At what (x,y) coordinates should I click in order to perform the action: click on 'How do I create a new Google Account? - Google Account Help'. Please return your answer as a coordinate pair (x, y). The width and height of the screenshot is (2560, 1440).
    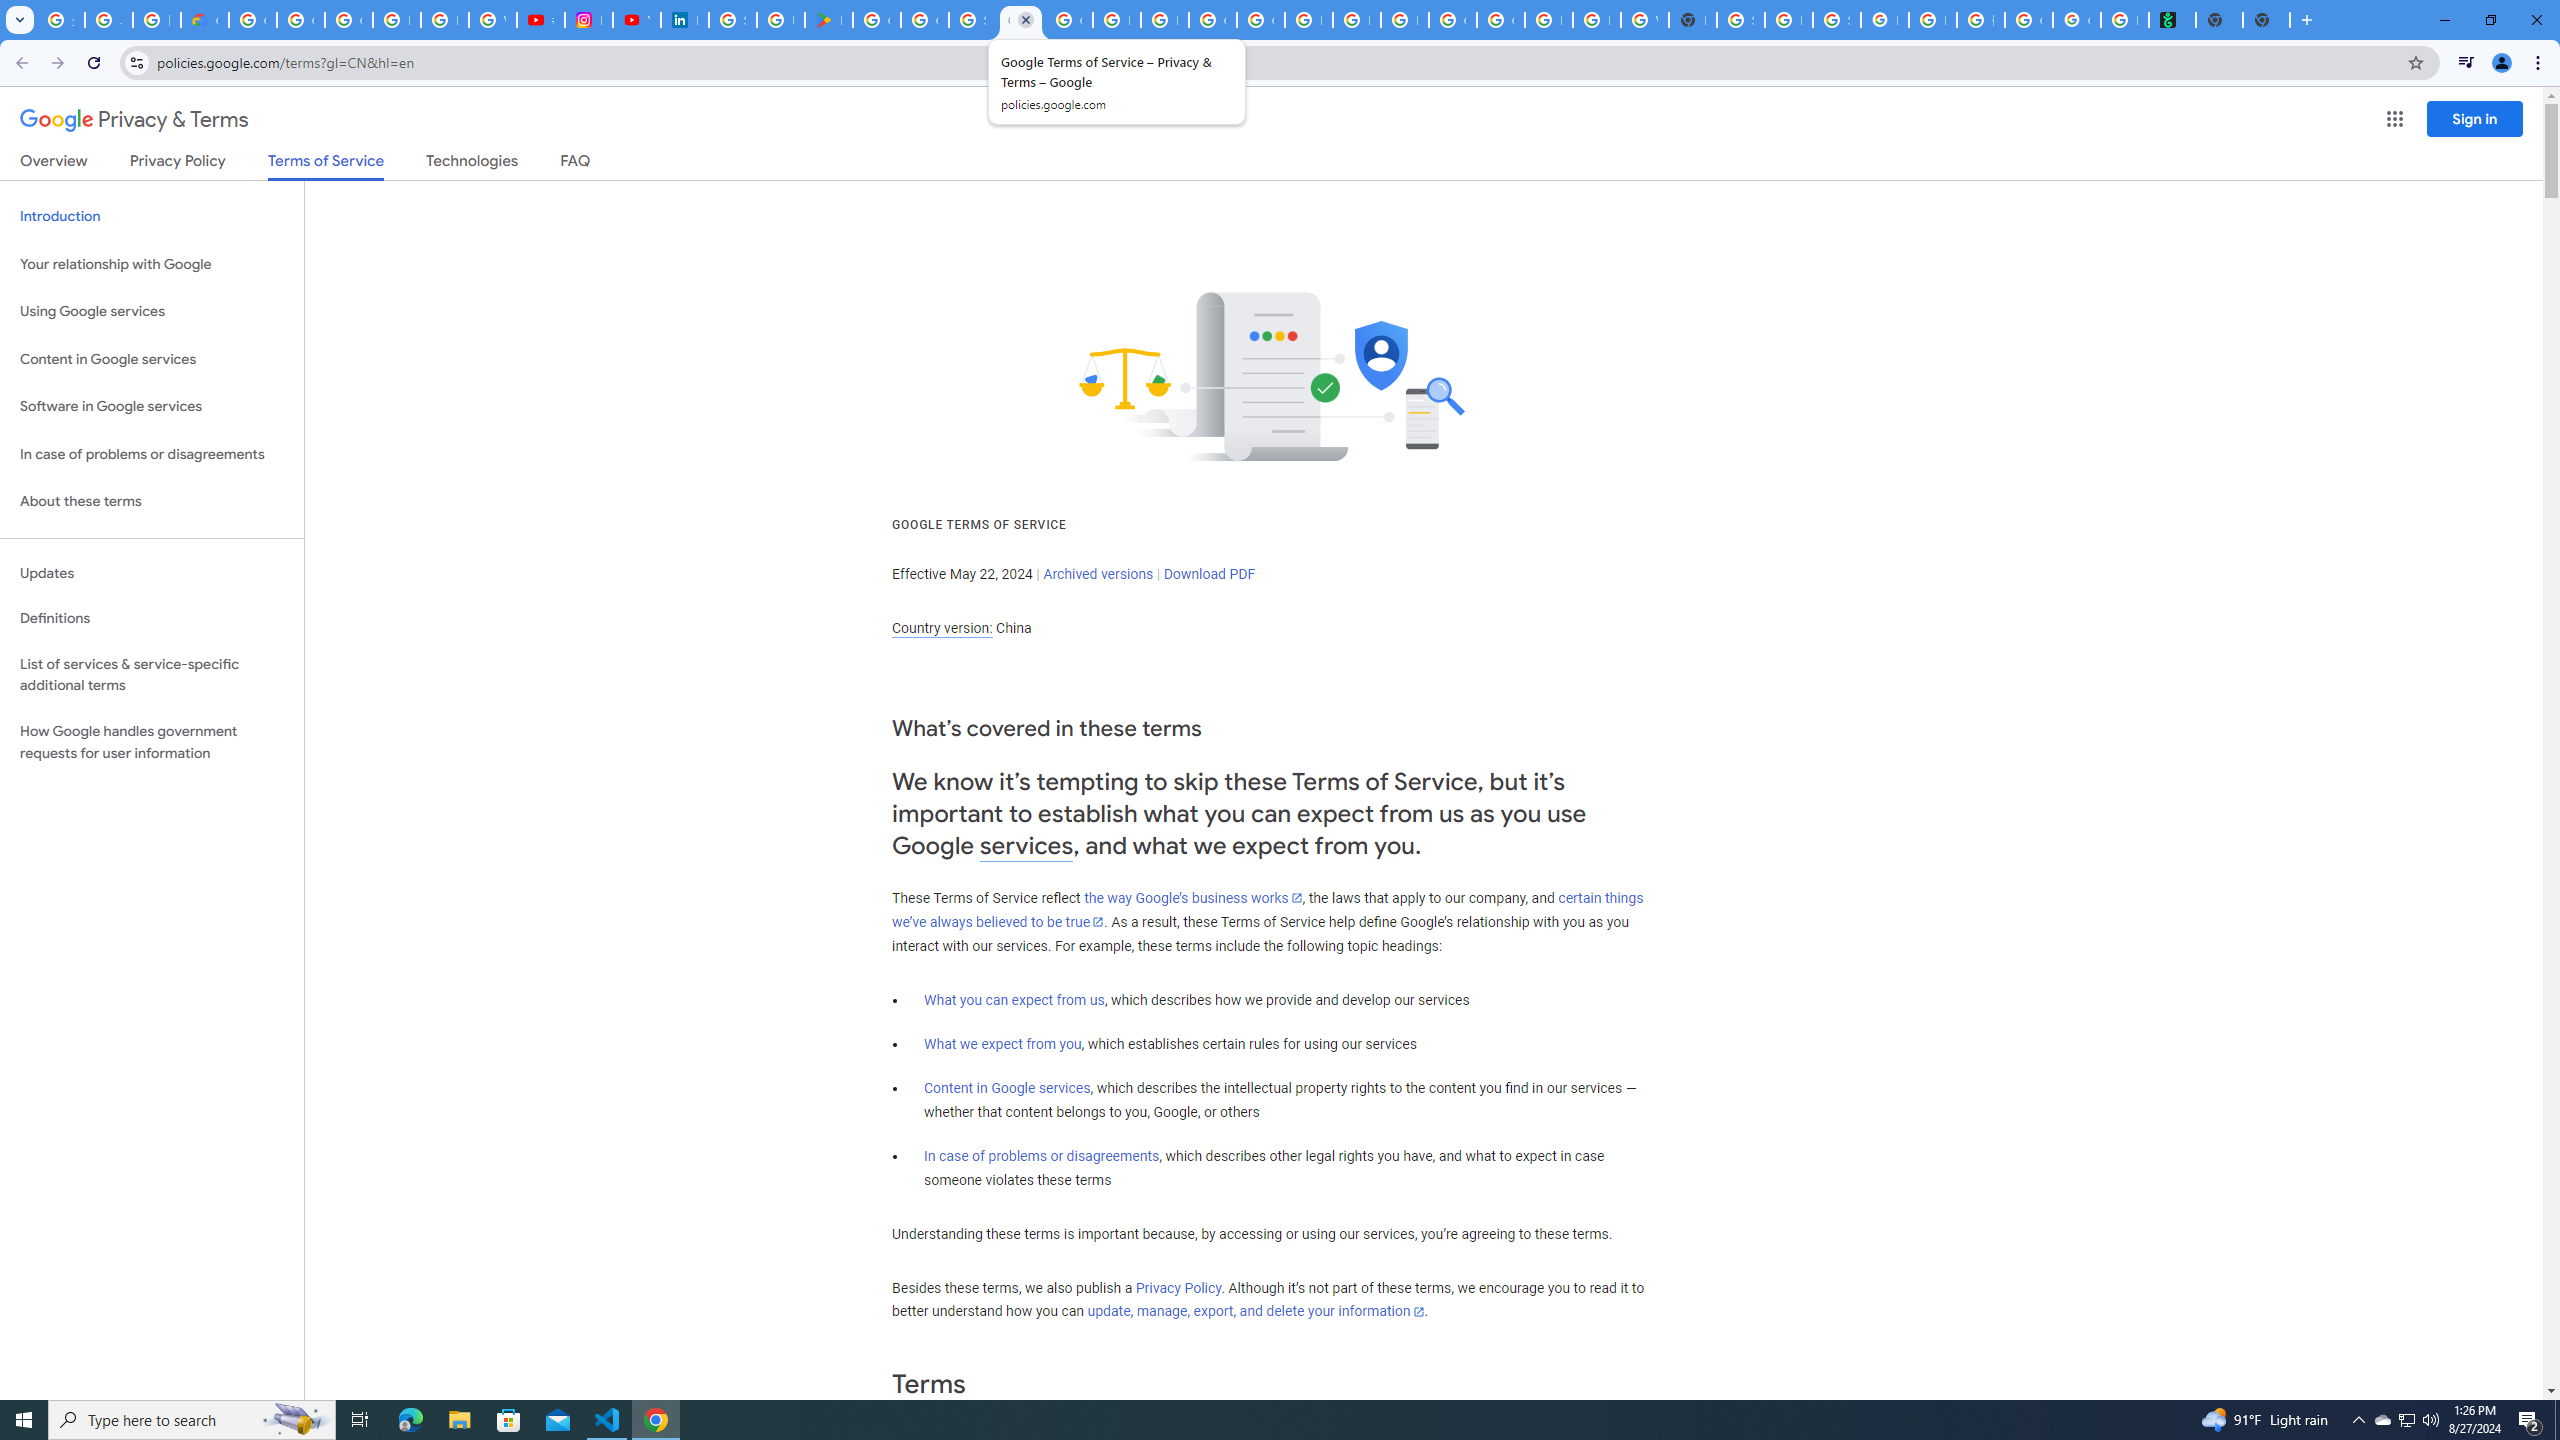
    Looking at the image, I should click on (1116, 19).